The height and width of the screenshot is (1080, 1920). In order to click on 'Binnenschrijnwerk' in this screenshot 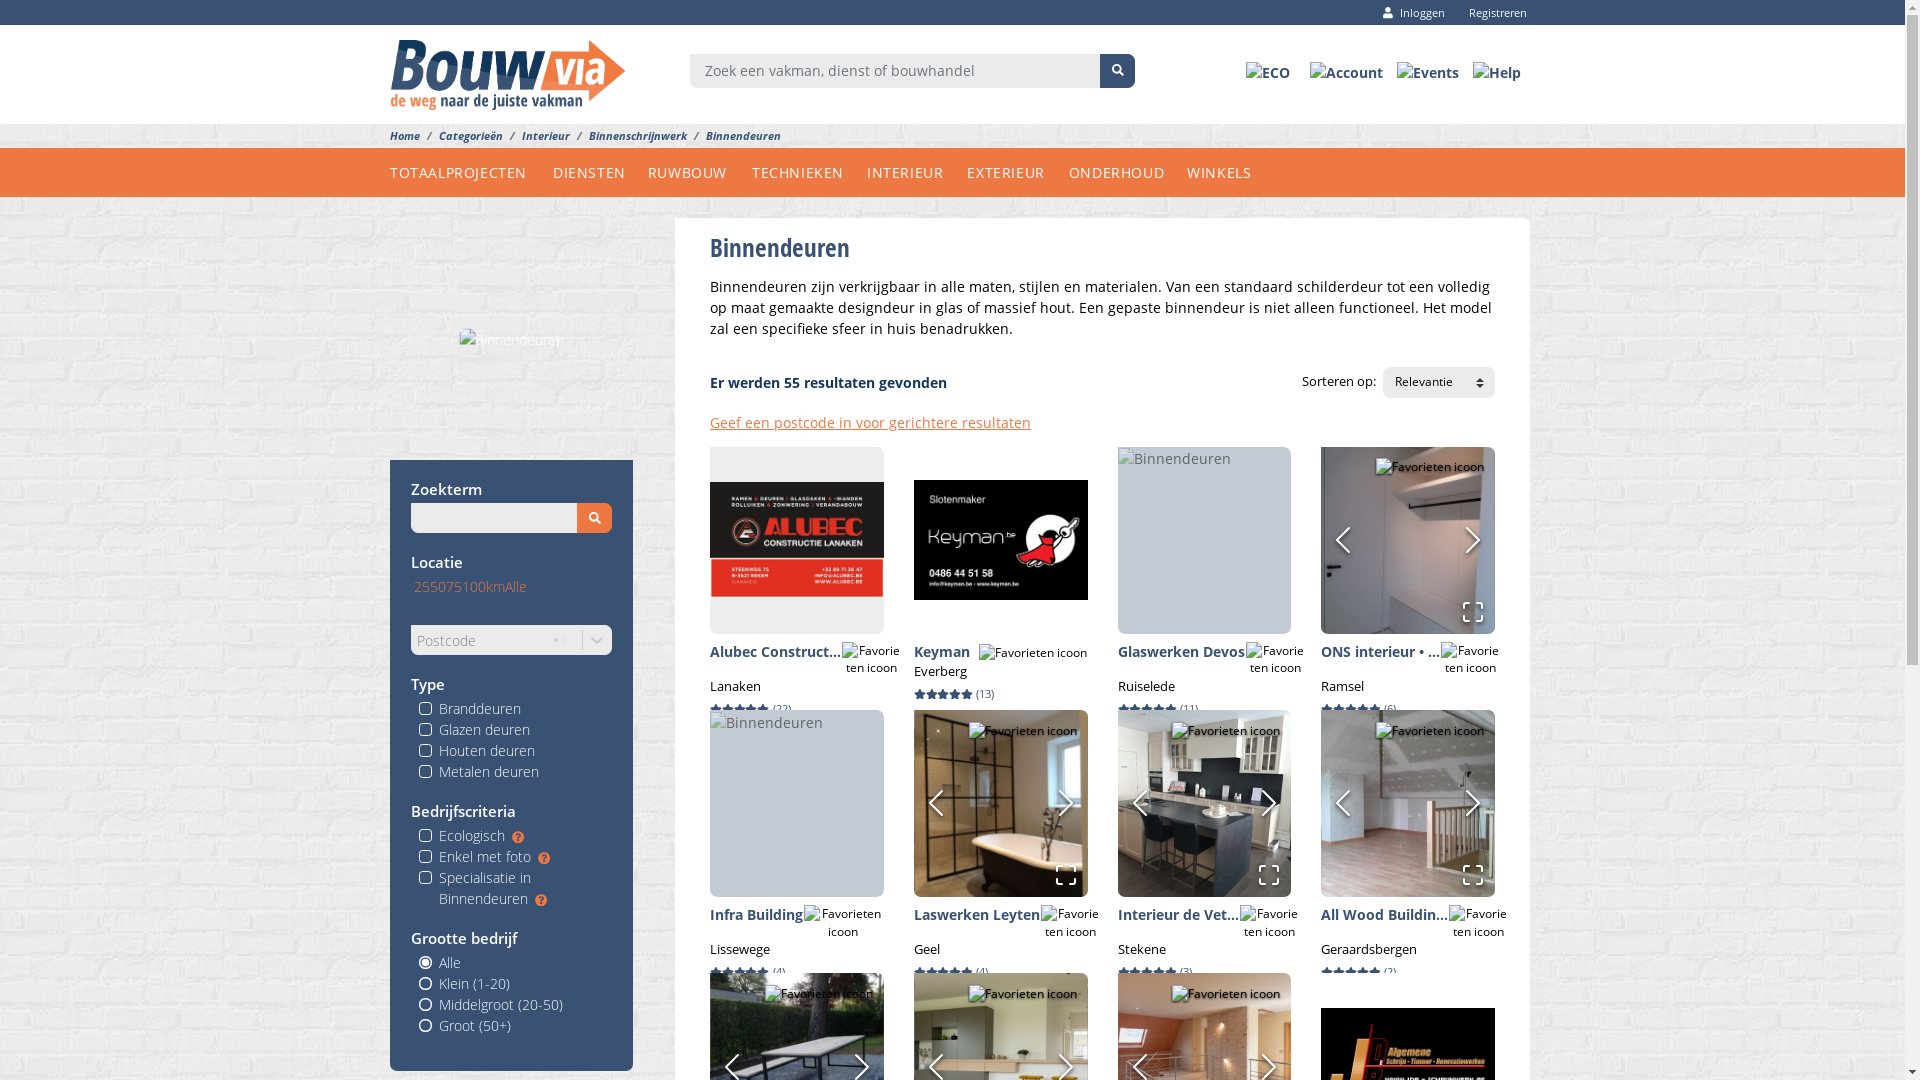, I will do `click(569, 135)`.